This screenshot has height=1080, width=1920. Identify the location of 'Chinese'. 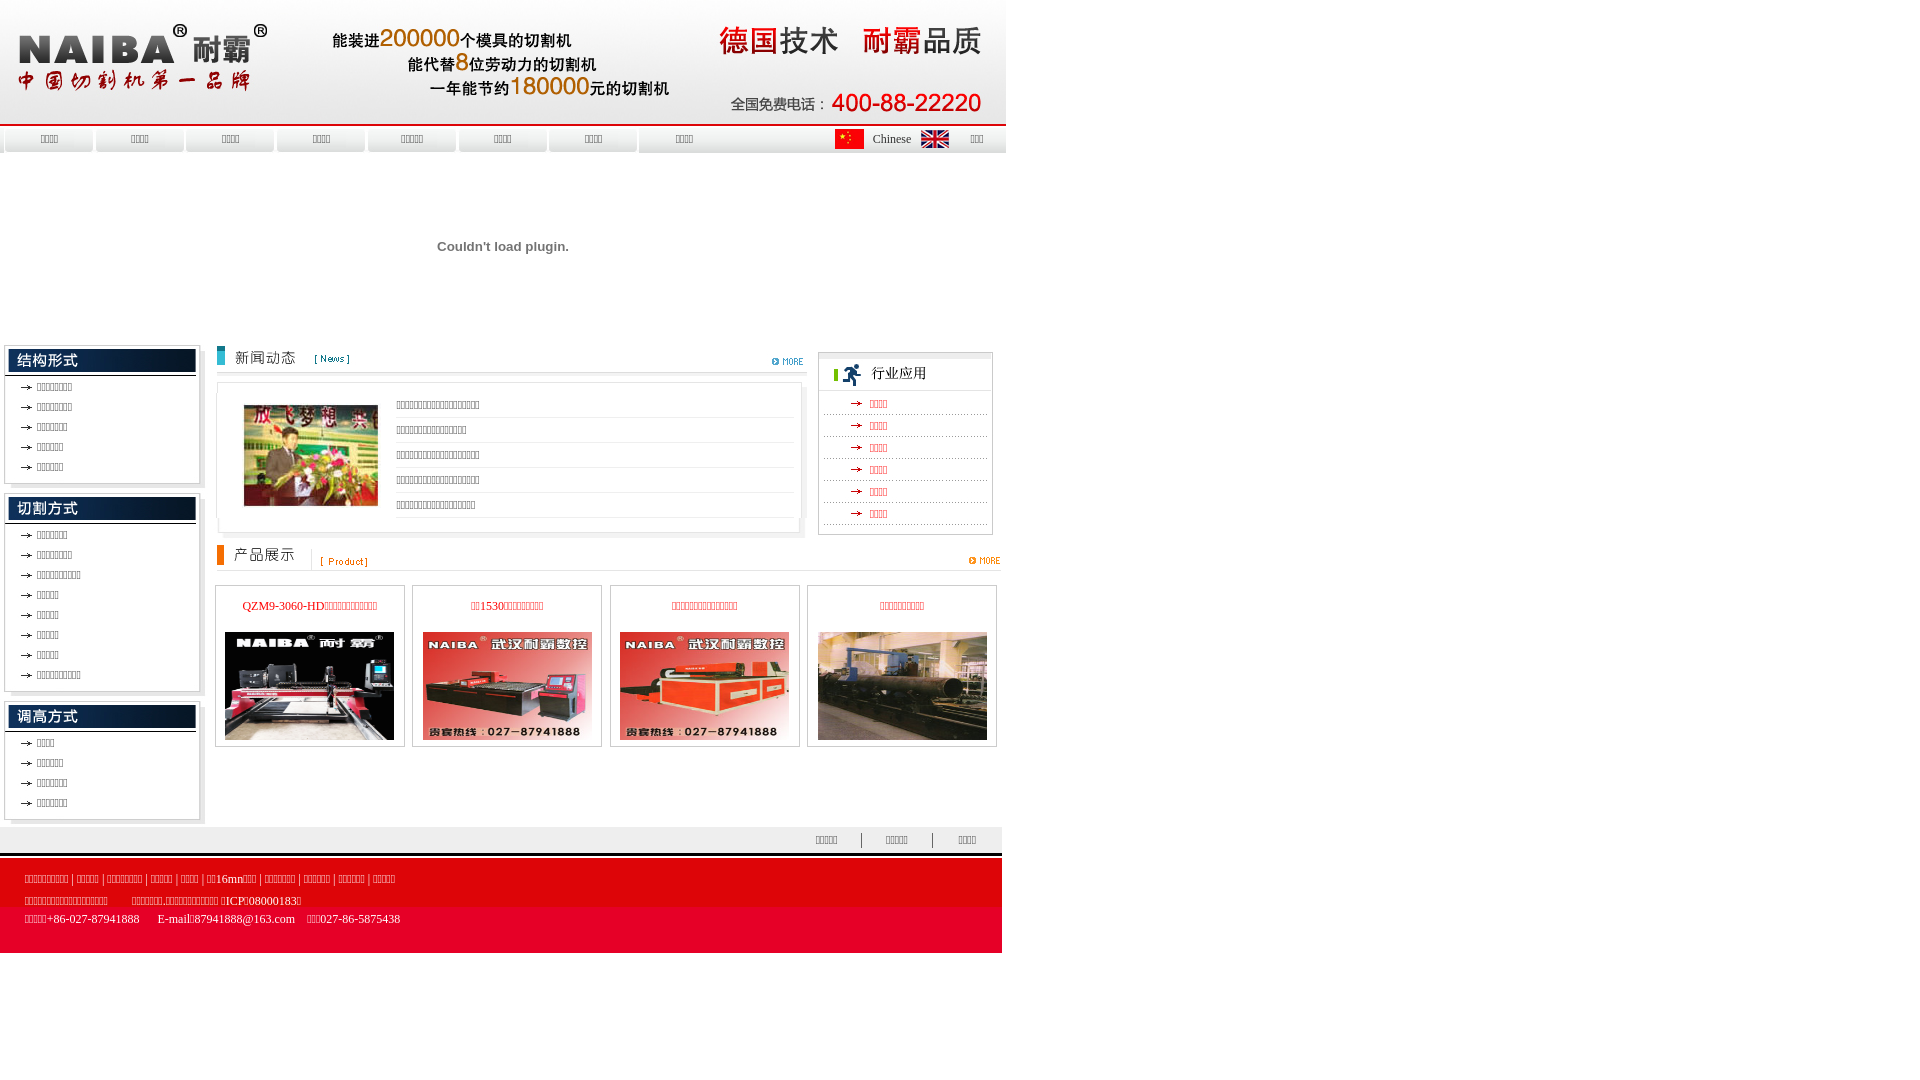
(891, 137).